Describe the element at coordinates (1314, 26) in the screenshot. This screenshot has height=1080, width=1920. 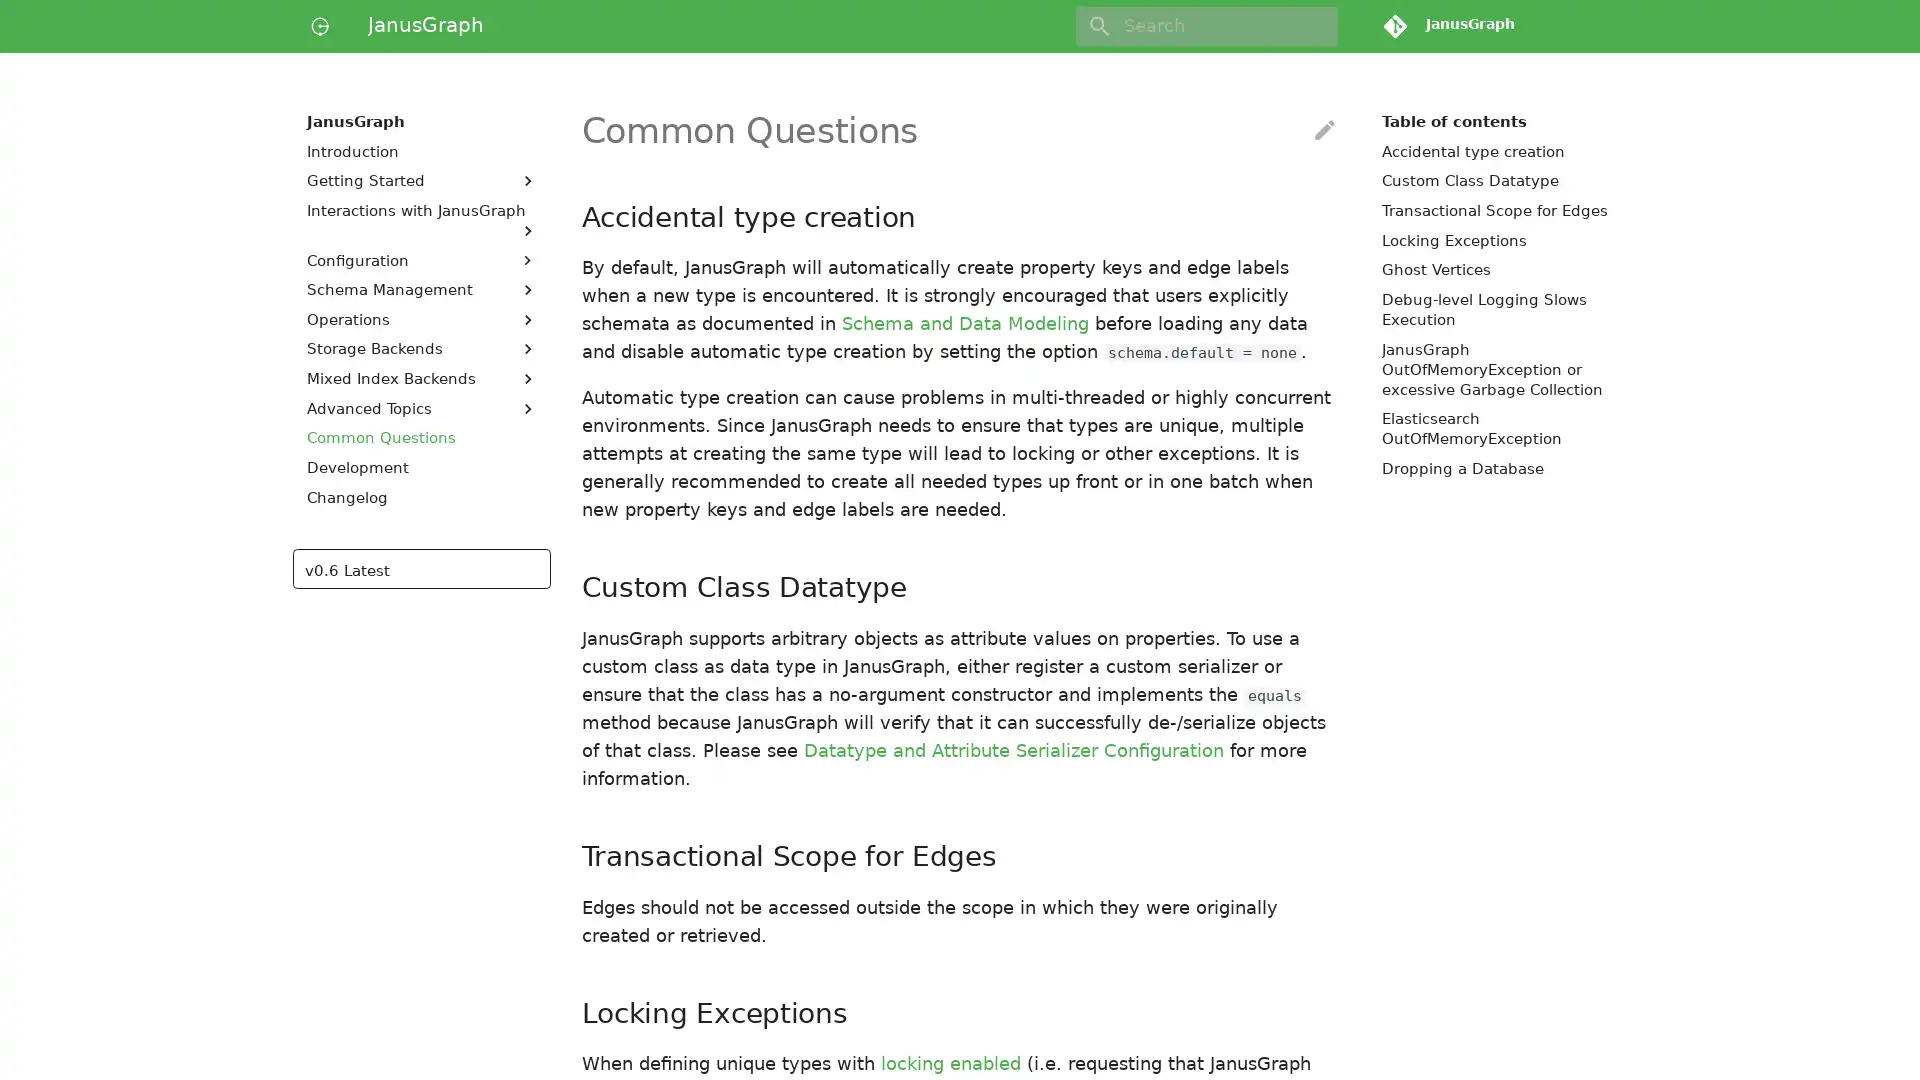
I see `Clear` at that location.